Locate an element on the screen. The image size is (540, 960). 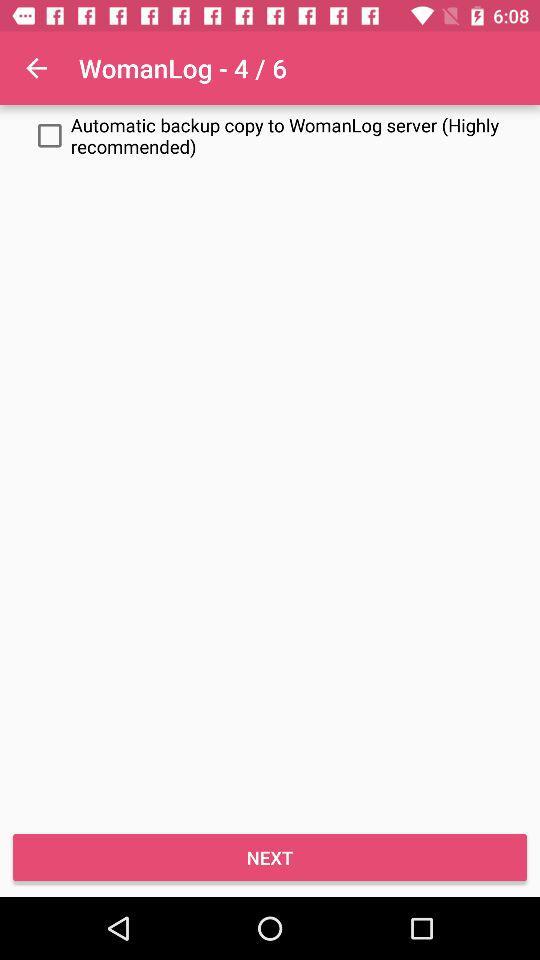
icon next to the womanlog - 4 / 6 is located at coordinates (36, 68).